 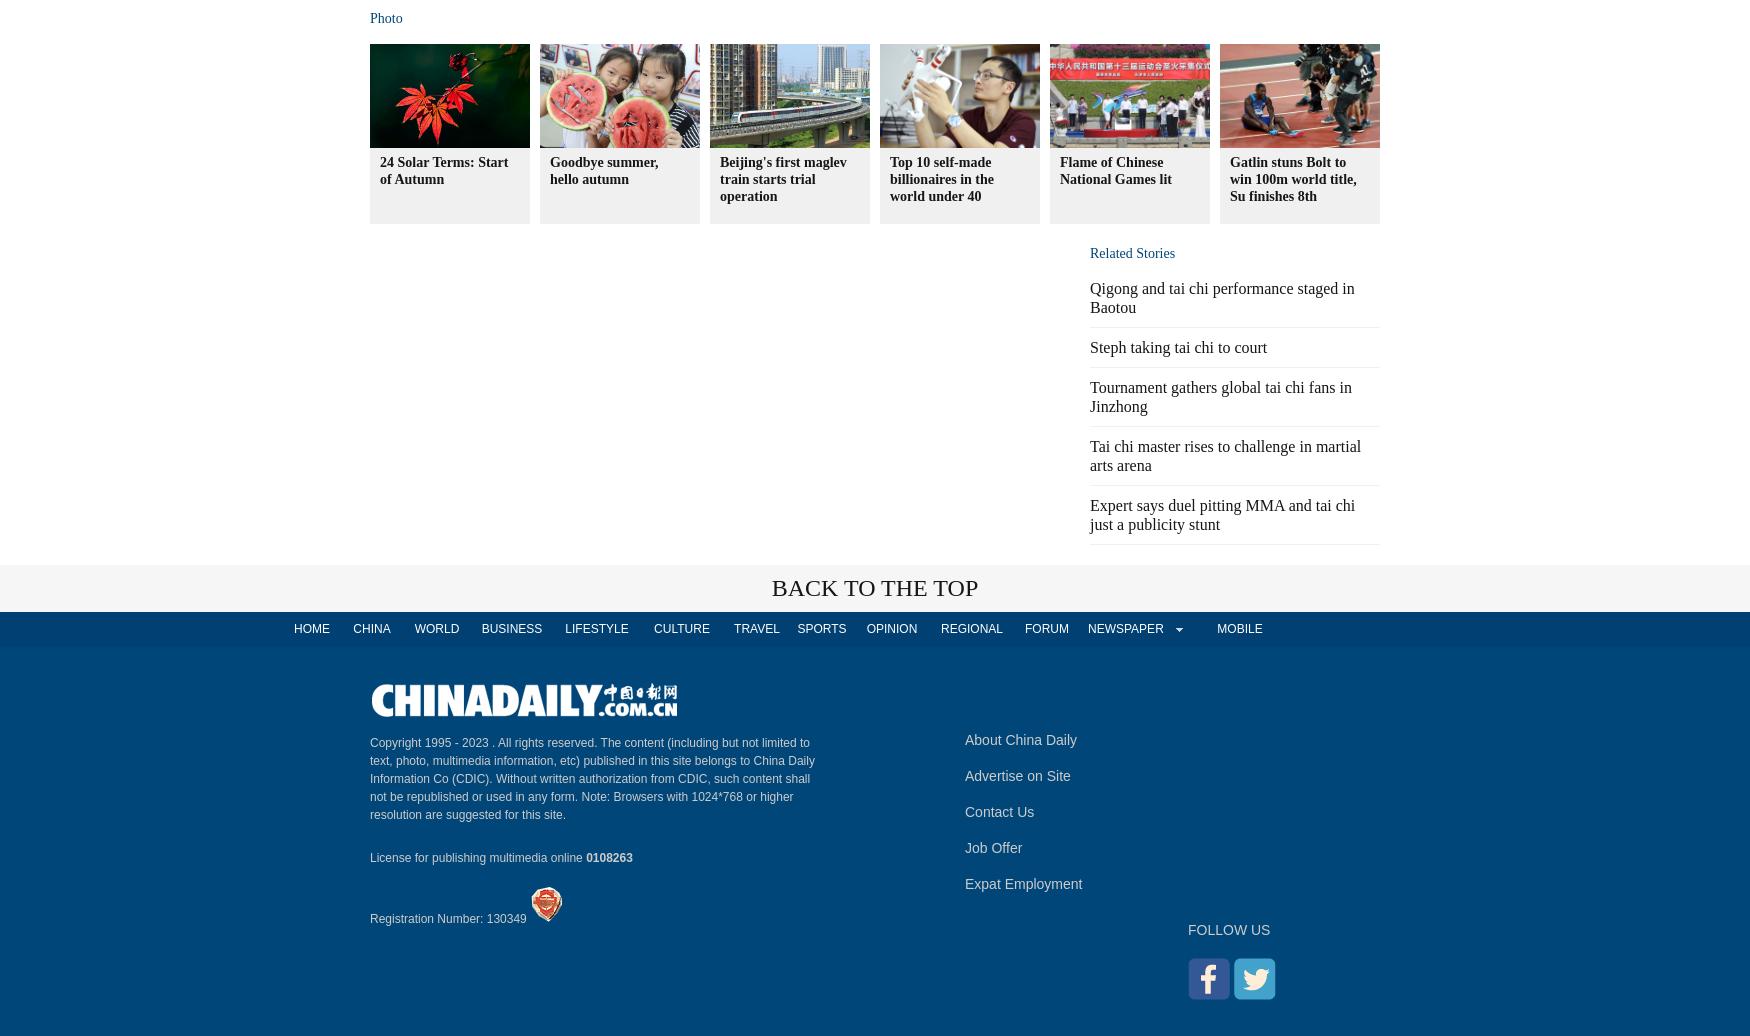 I want to click on 'CULTURE', so click(x=680, y=628).